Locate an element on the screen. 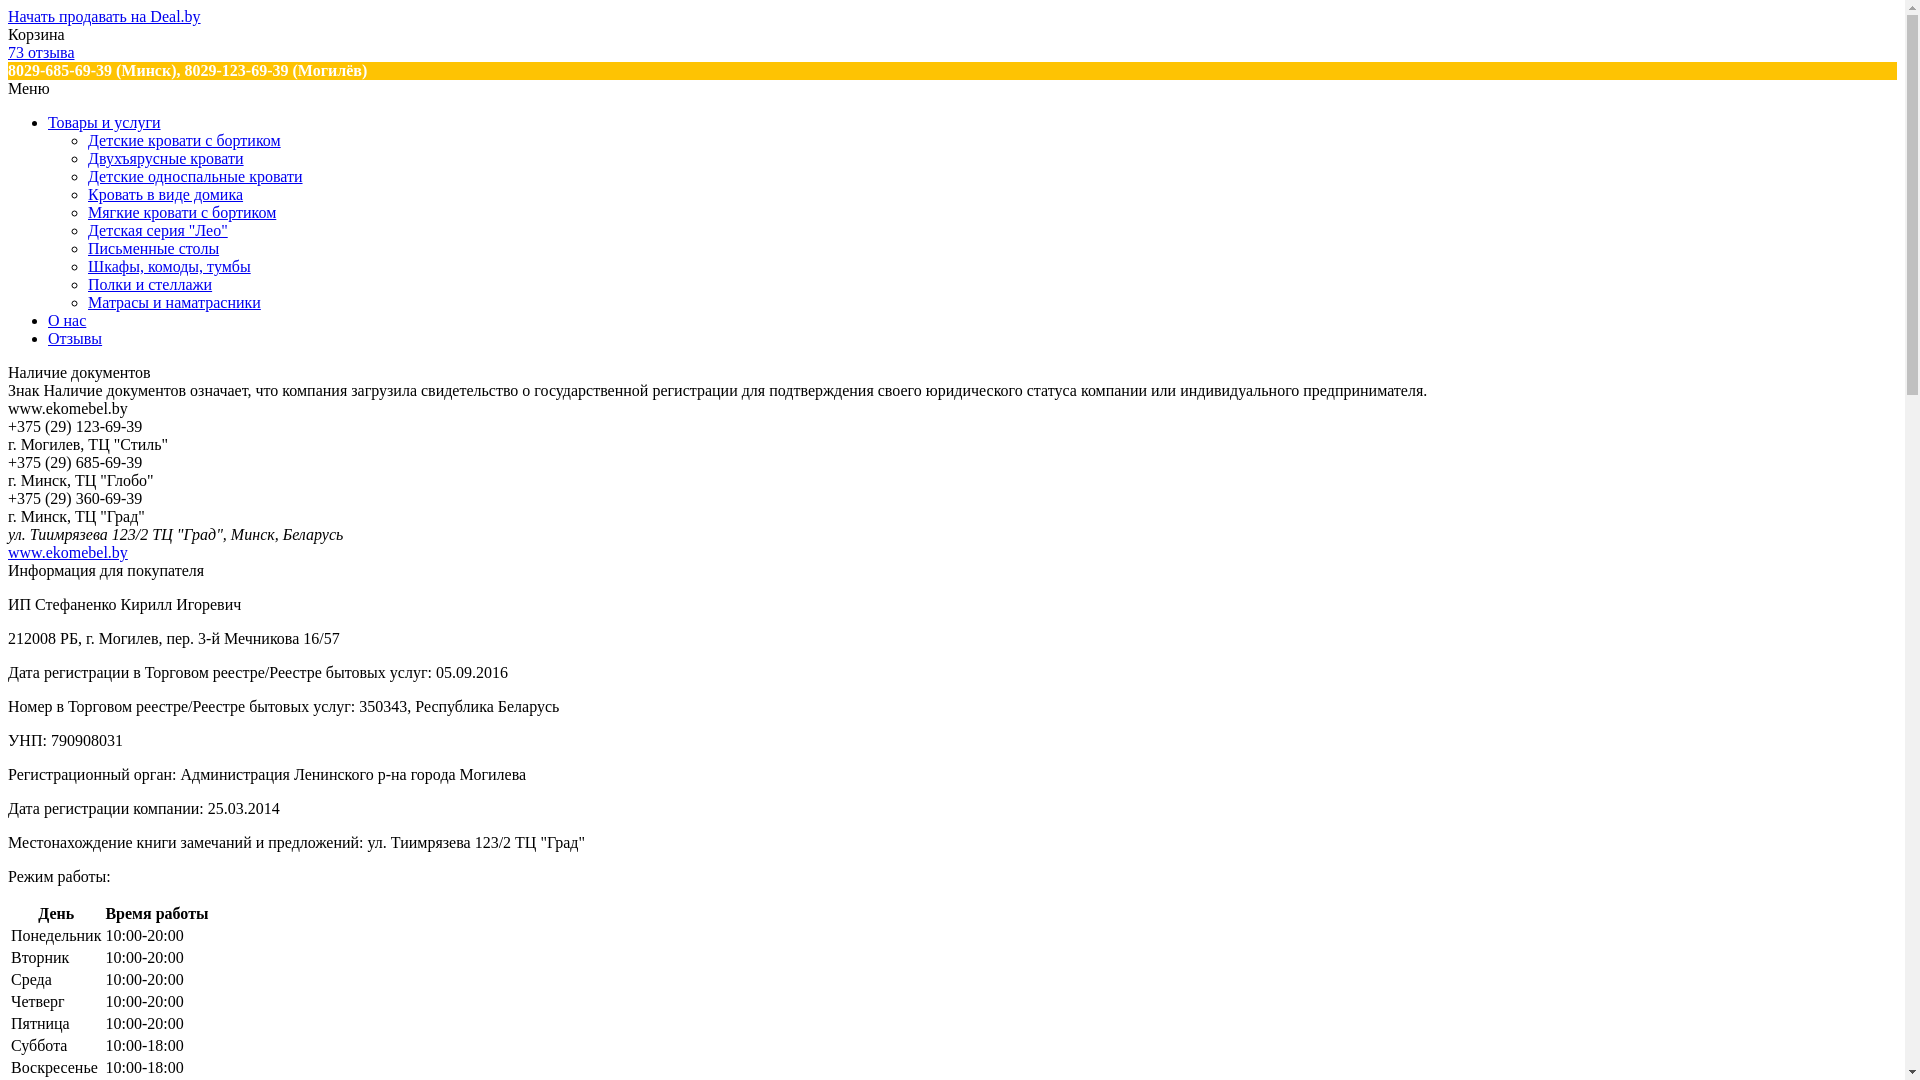 Image resolution: width=1920 pixels, height=1080 pixels. 'www.ekomebel.by' is located at coordinates (8, 552).